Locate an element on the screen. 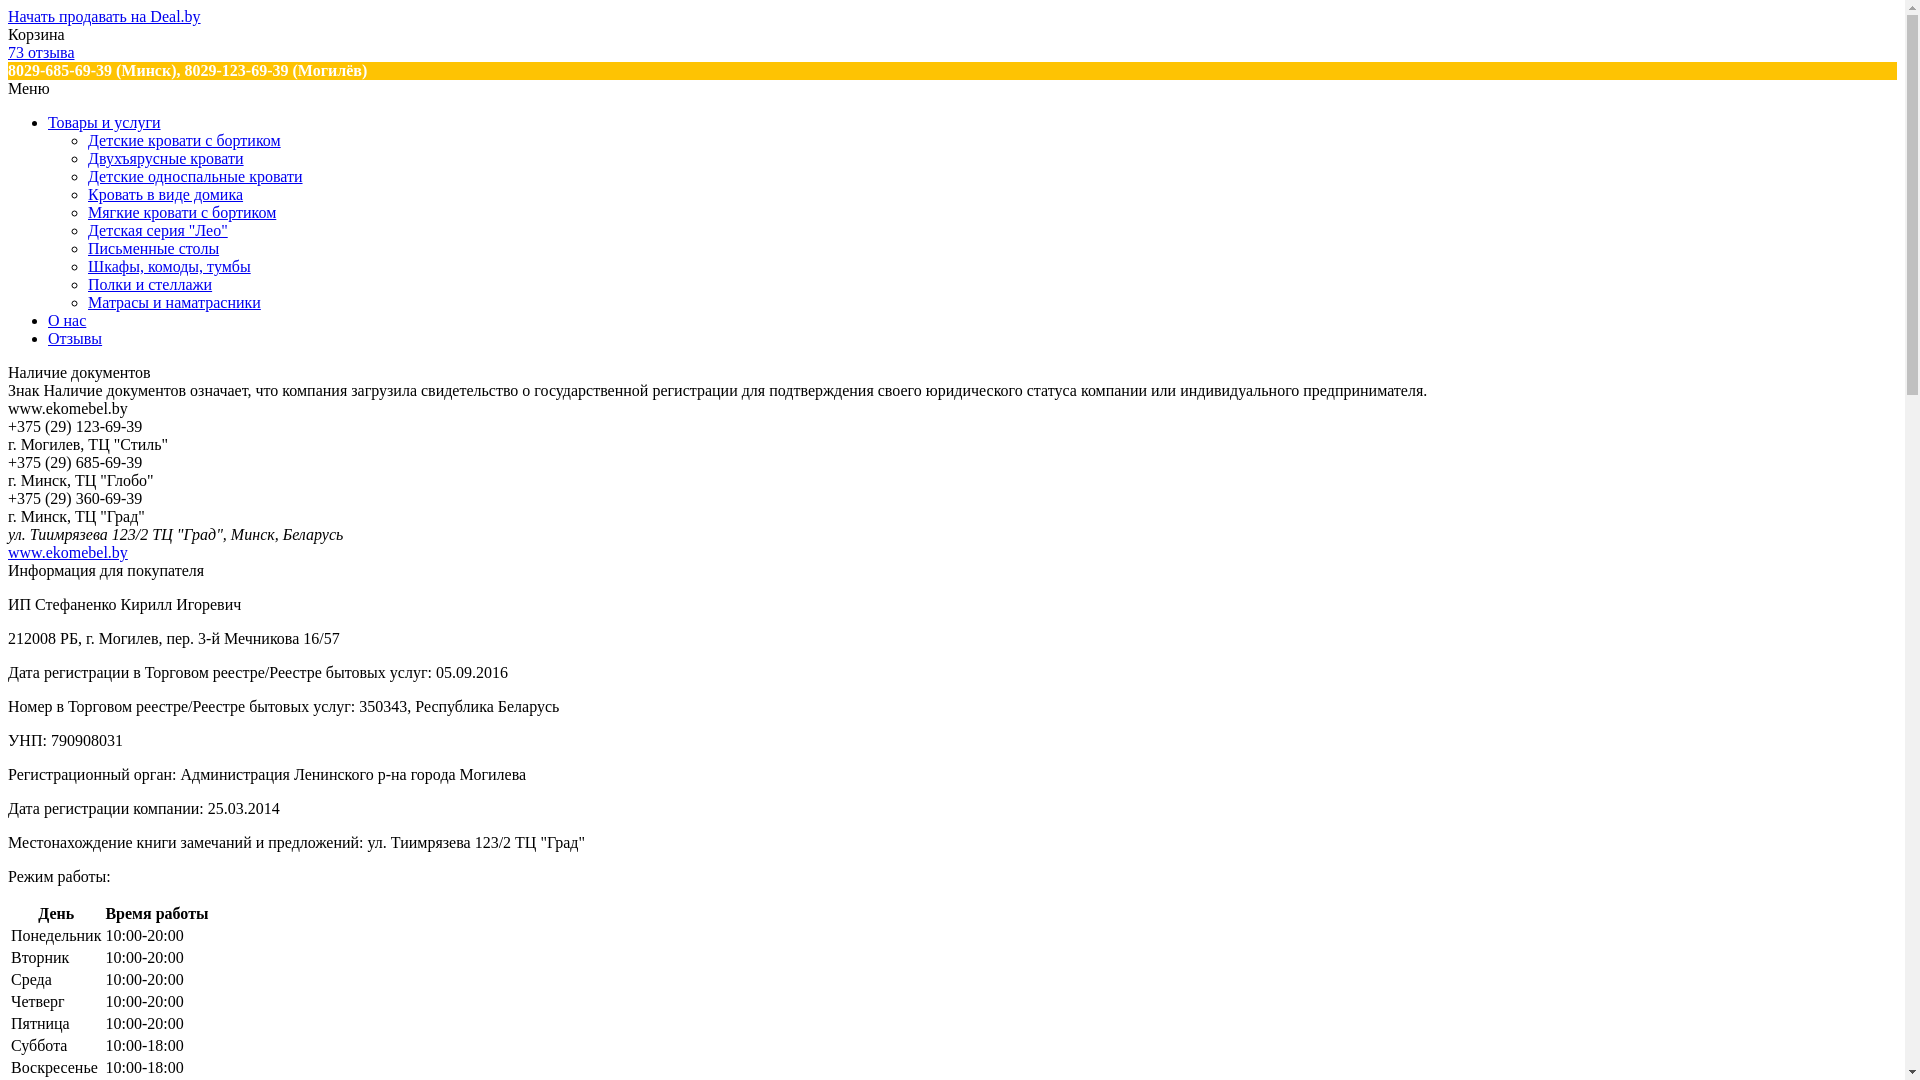 Image resolution: width=1920 pixels, height=1080 pixels. 'www.ekomebel.by' is located at coordinates (8, 552).